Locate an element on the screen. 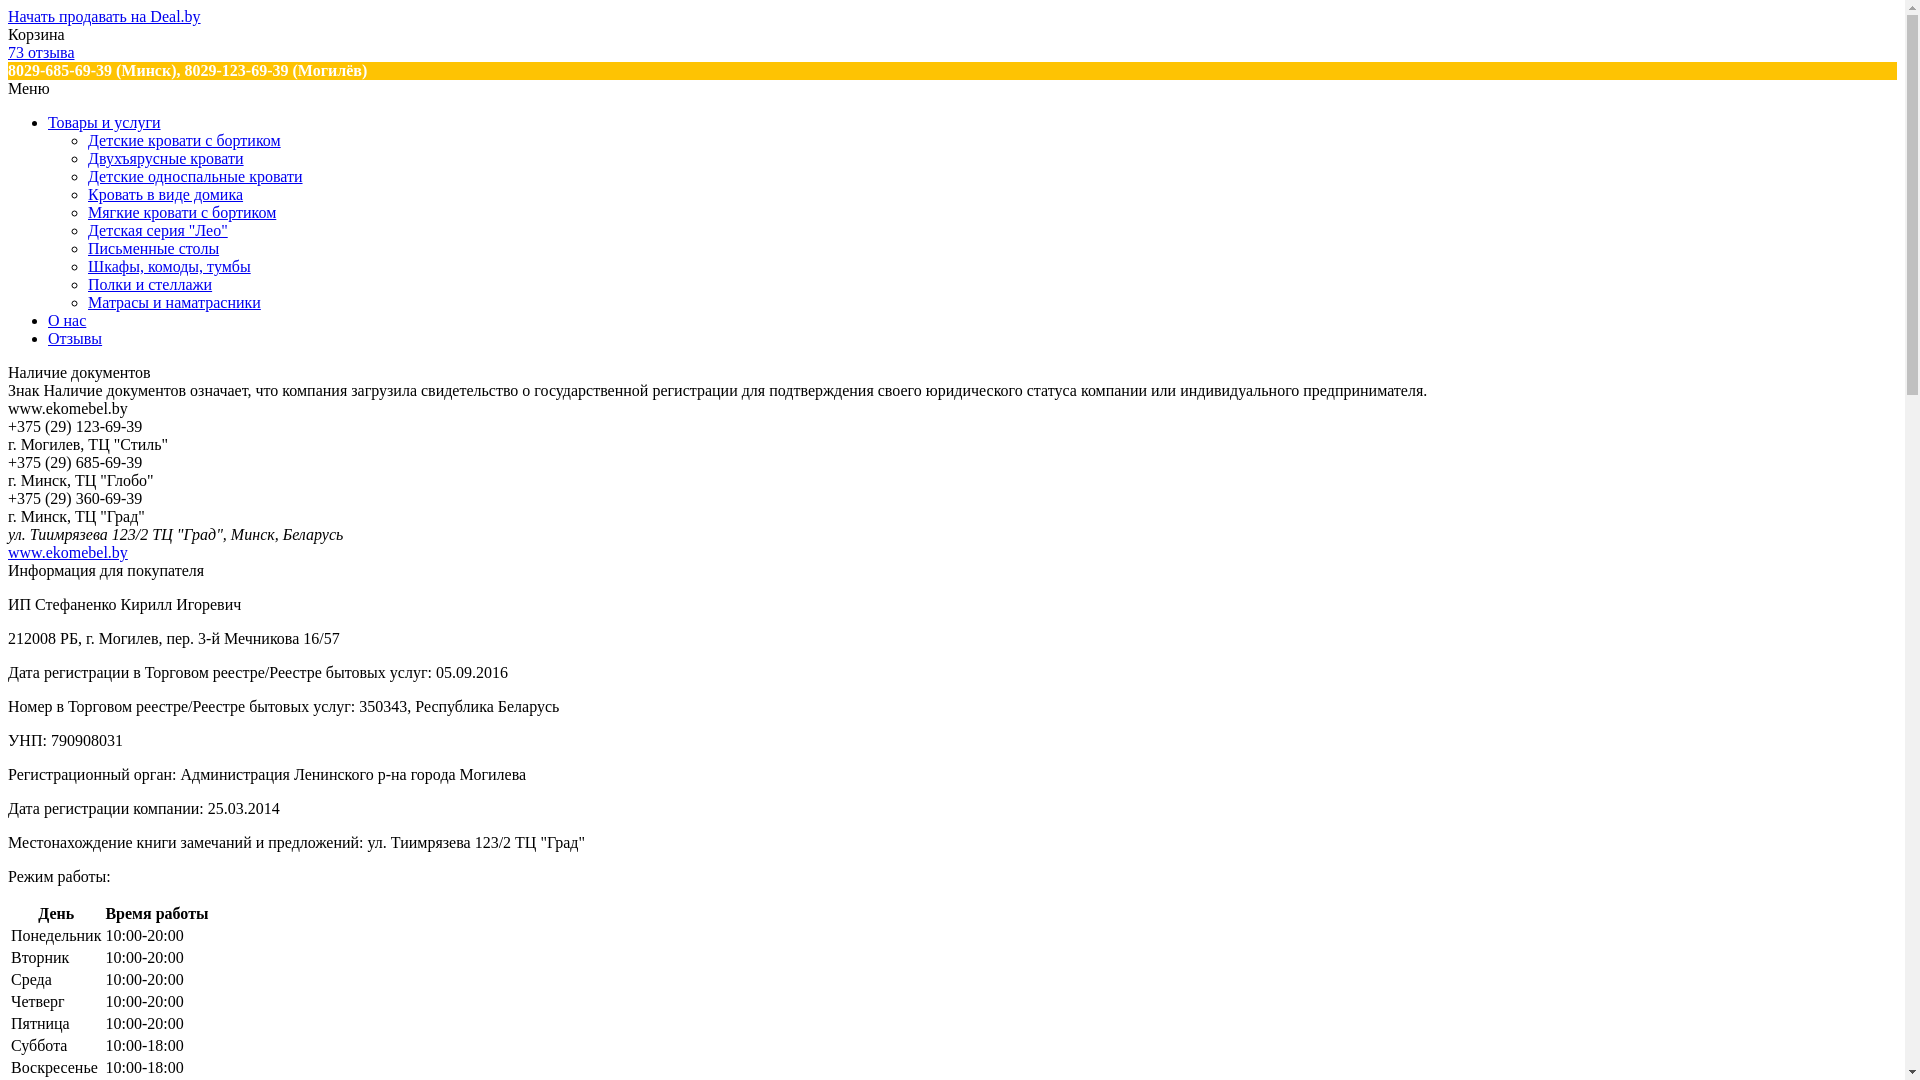 Image resolution: width=1920 pixels, height=1080 pixels. 'www.ekomebel.by' is located at coordinates (8, 552).